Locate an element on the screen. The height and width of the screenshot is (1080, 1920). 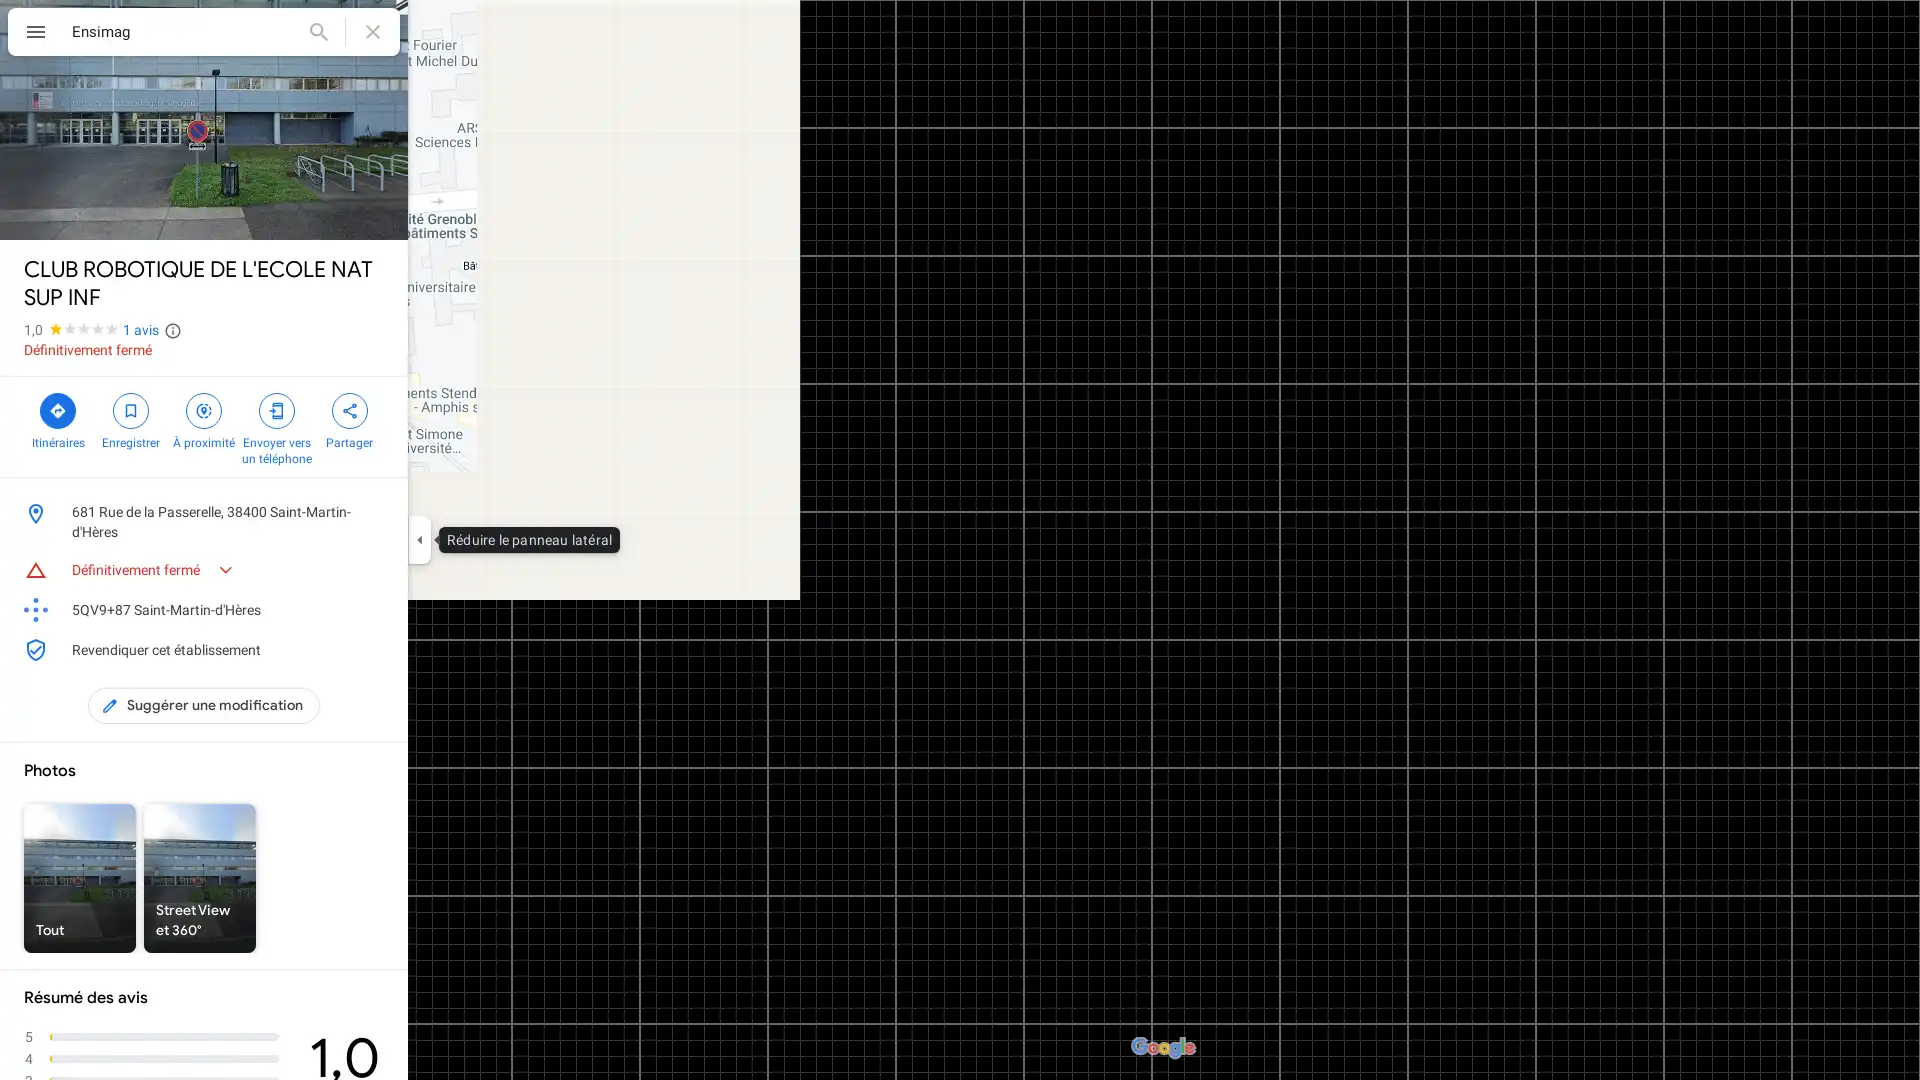
Copier le plus code is located at coordinates (344, 608).